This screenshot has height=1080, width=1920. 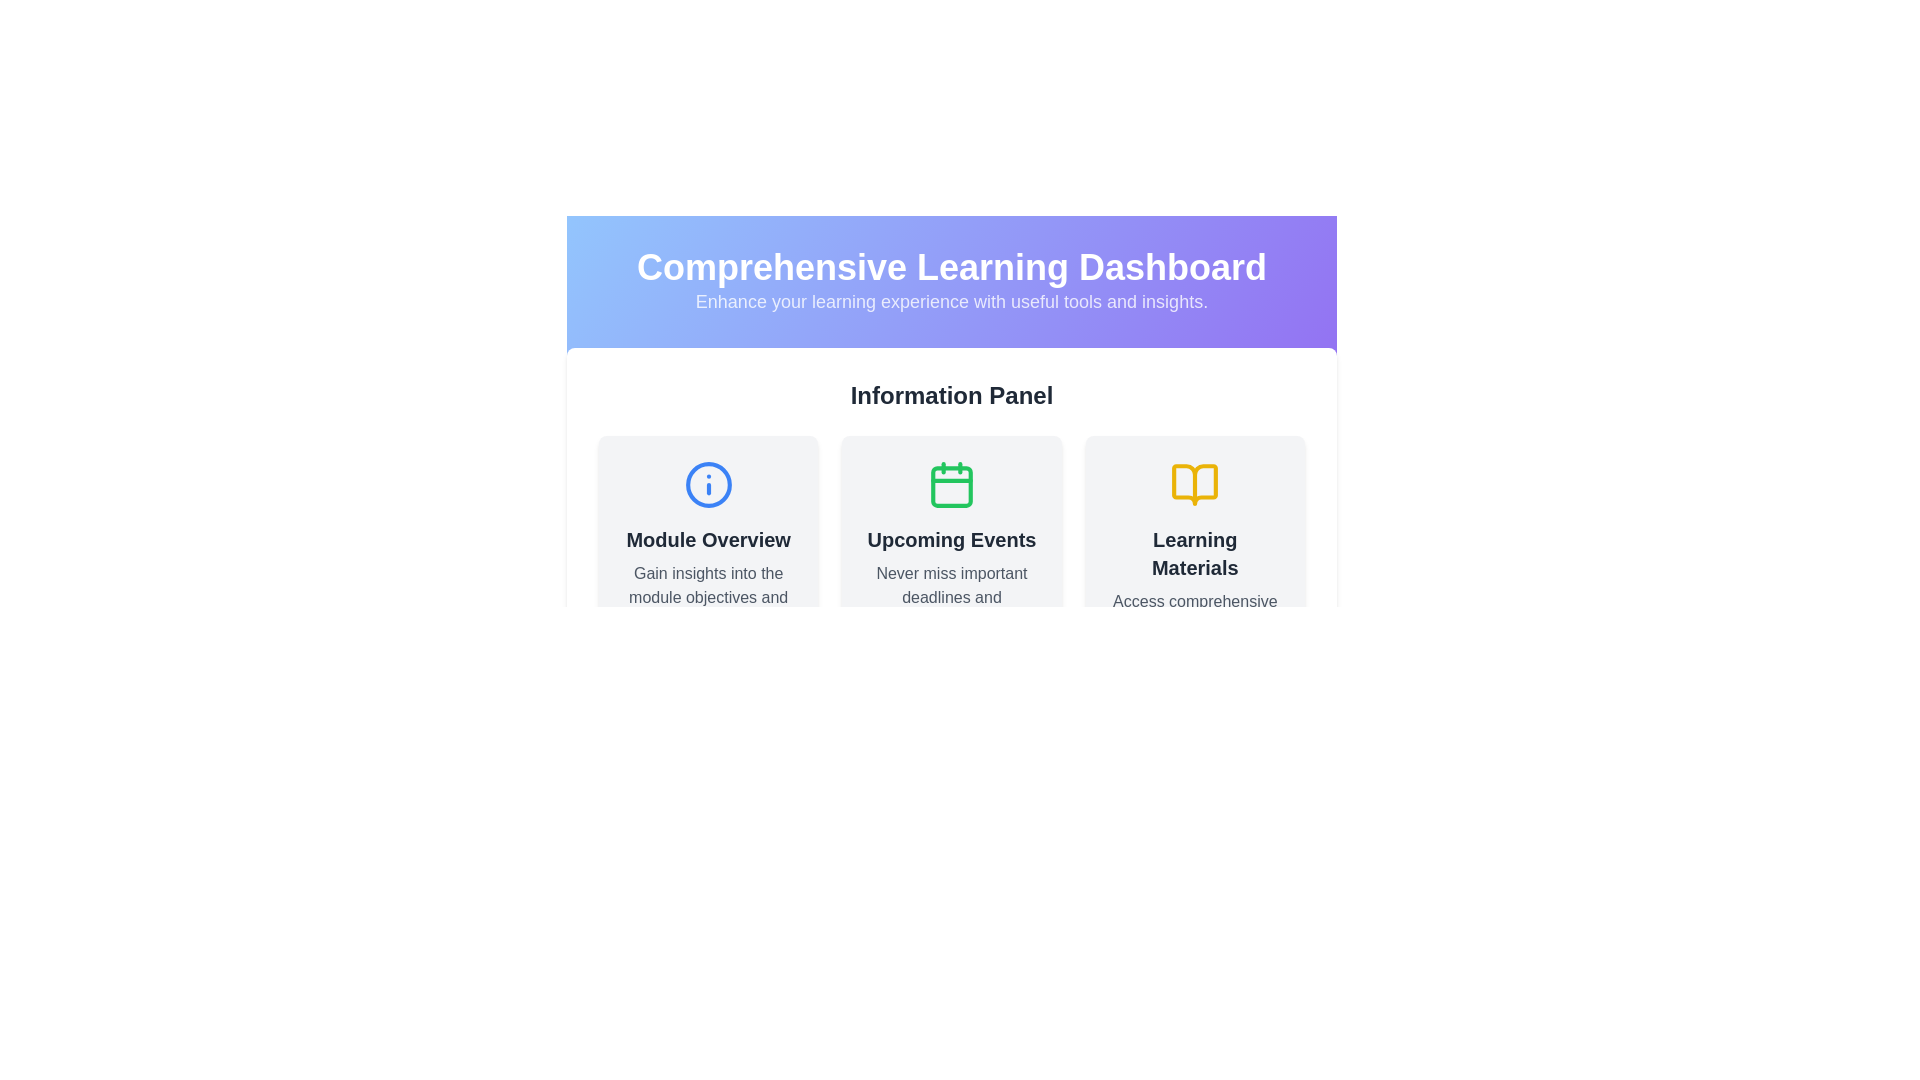 What do you see at coordinates (708, 485) in the screenshot?
I see `the circular 'info' icon with a blue outline and white background, featuring an 'i' symbol, located centrally within the 'Module Overview' panel` at bounding box center [708, 485].